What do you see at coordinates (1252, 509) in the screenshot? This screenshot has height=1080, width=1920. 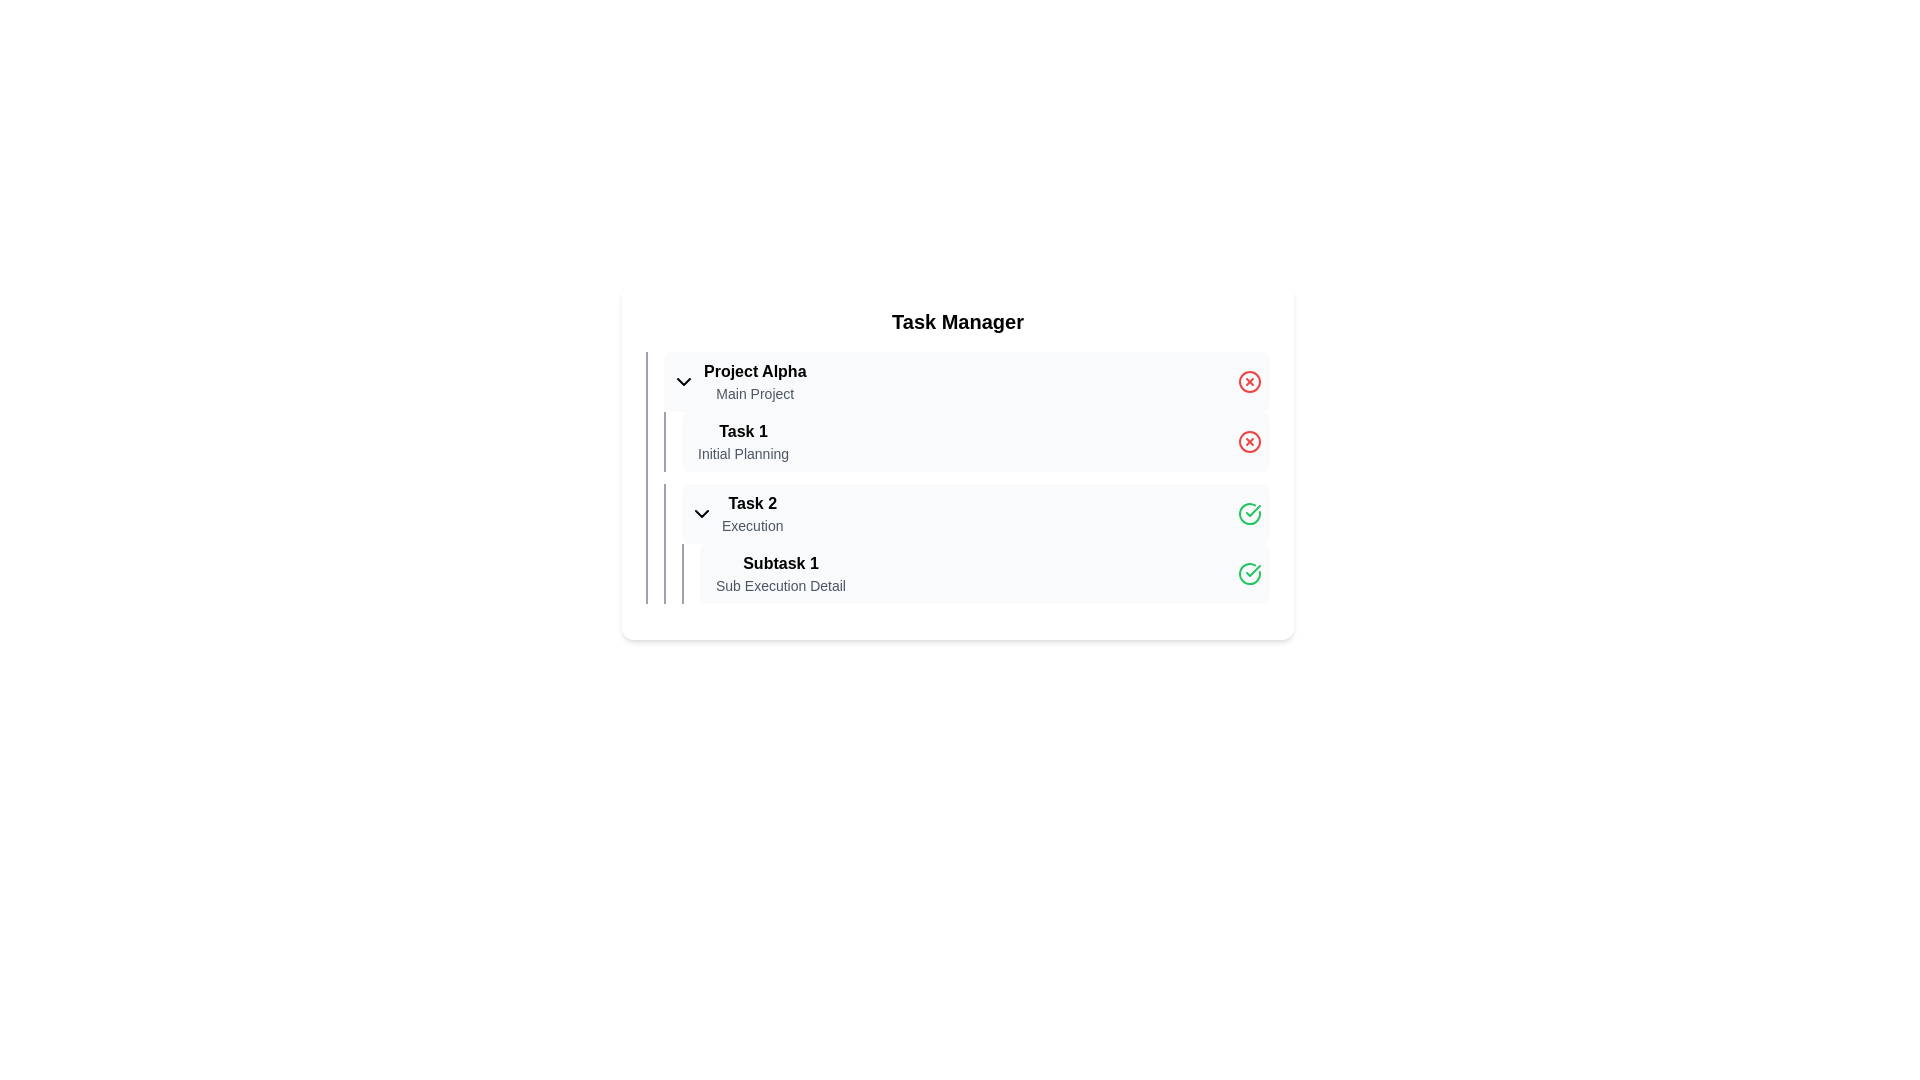 I see `the green checkmark icon in the SVG graphic, which indicates the completion of 'Subtask 1' located near the bottom of the task list interface` at bounding box center [1252, 509].